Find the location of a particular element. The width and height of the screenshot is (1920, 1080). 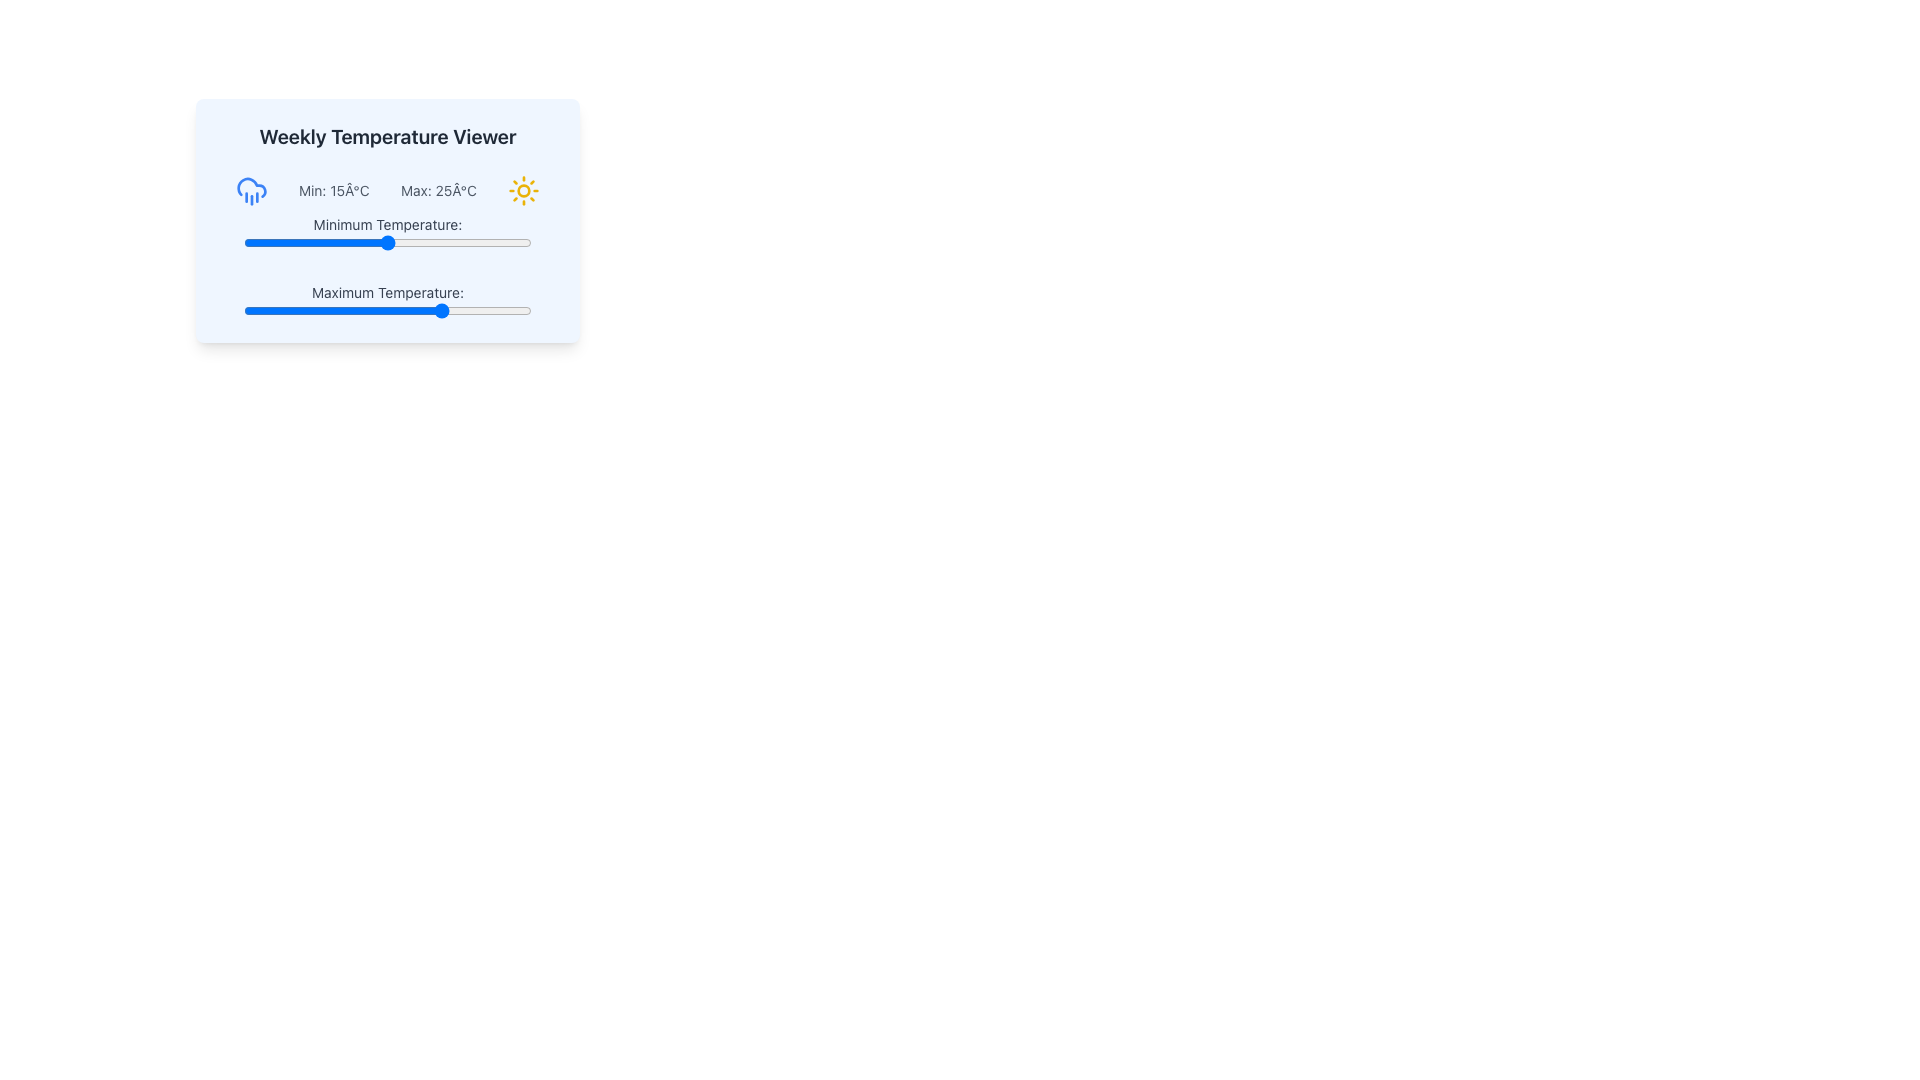

the sun icon, which is yellow with radial lines, located to the right of the text 'Max: 25°C' is located at coordinates (524, 191).